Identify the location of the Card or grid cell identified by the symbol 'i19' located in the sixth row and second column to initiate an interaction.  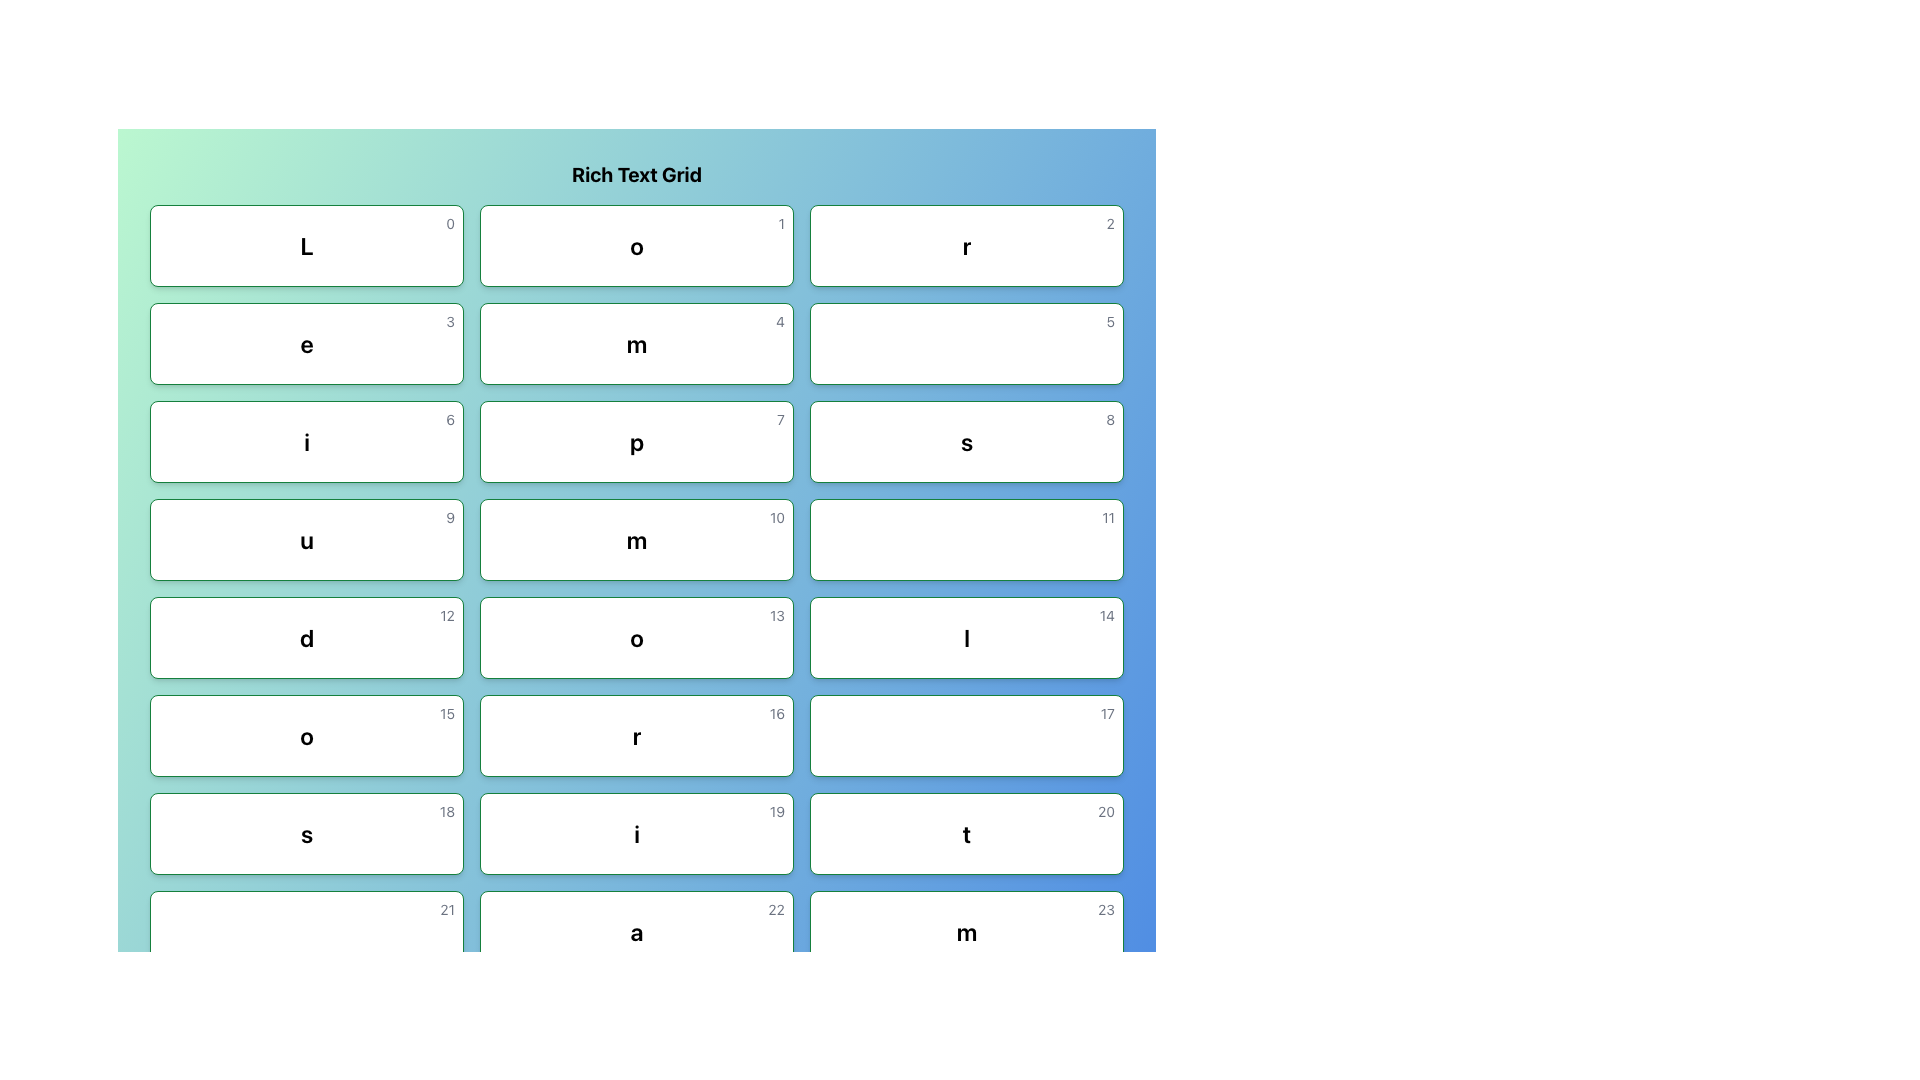
(636, 833).